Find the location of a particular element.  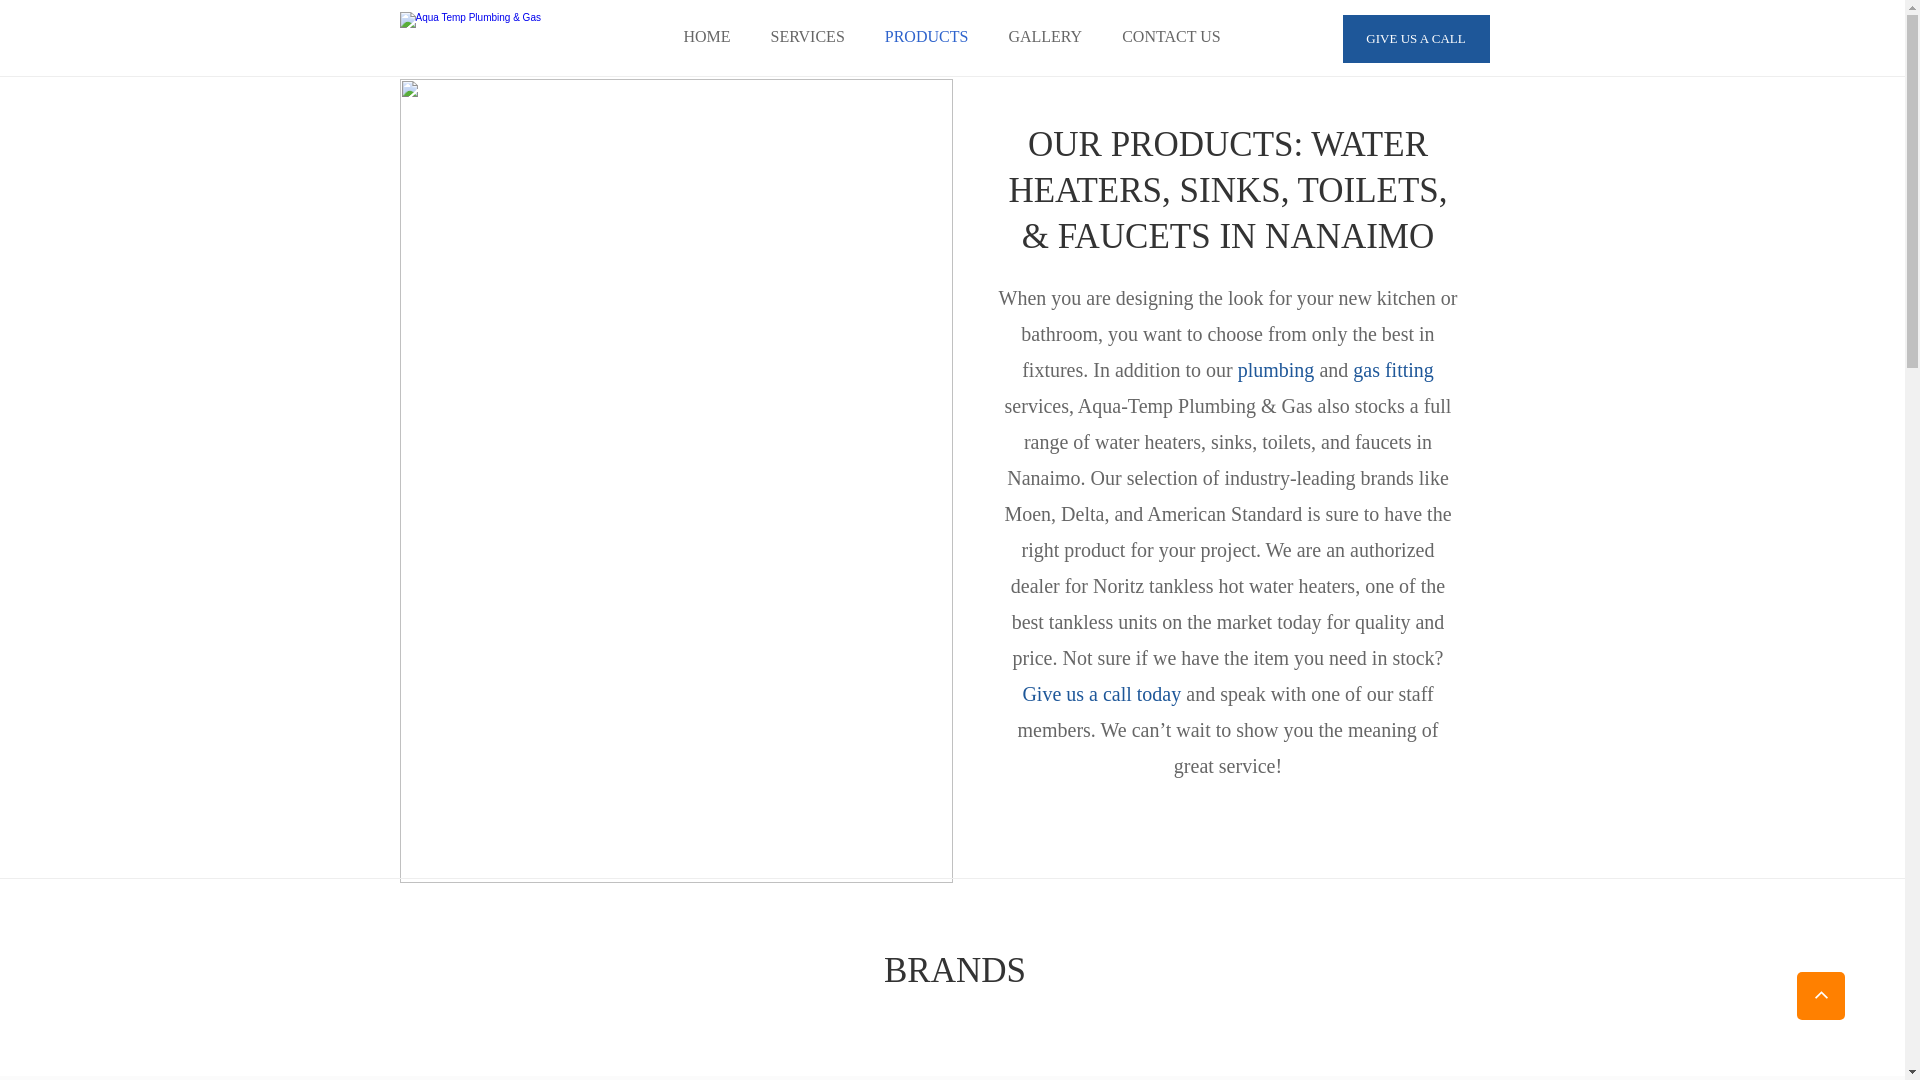

'GIVE US A CALL' is located at coordinates (1414, 38).